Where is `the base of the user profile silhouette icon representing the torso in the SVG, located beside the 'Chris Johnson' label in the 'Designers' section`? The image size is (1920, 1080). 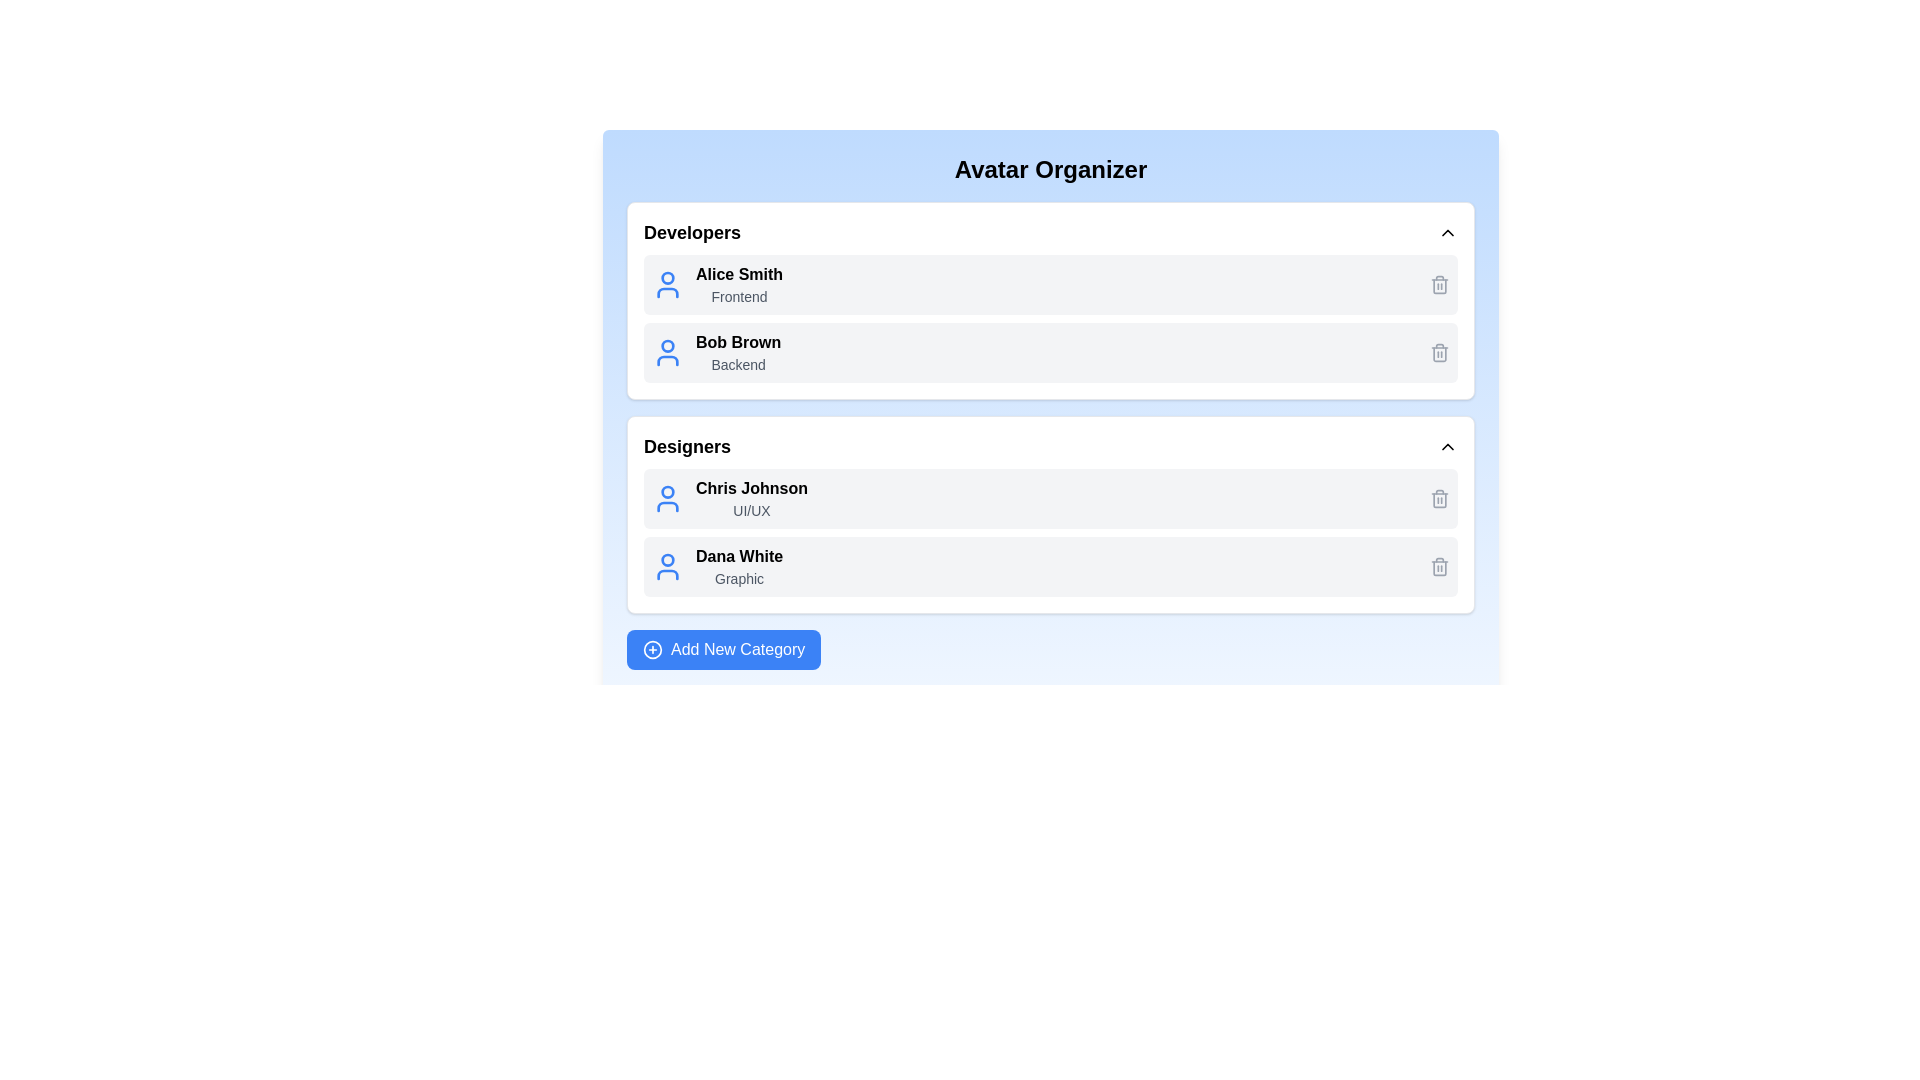
the base of the user profile silhouette icon representing the torso in the SVG, located beside the 'Chris Johnson' label in the 'Designers' section is located at coordinates (667, 505).